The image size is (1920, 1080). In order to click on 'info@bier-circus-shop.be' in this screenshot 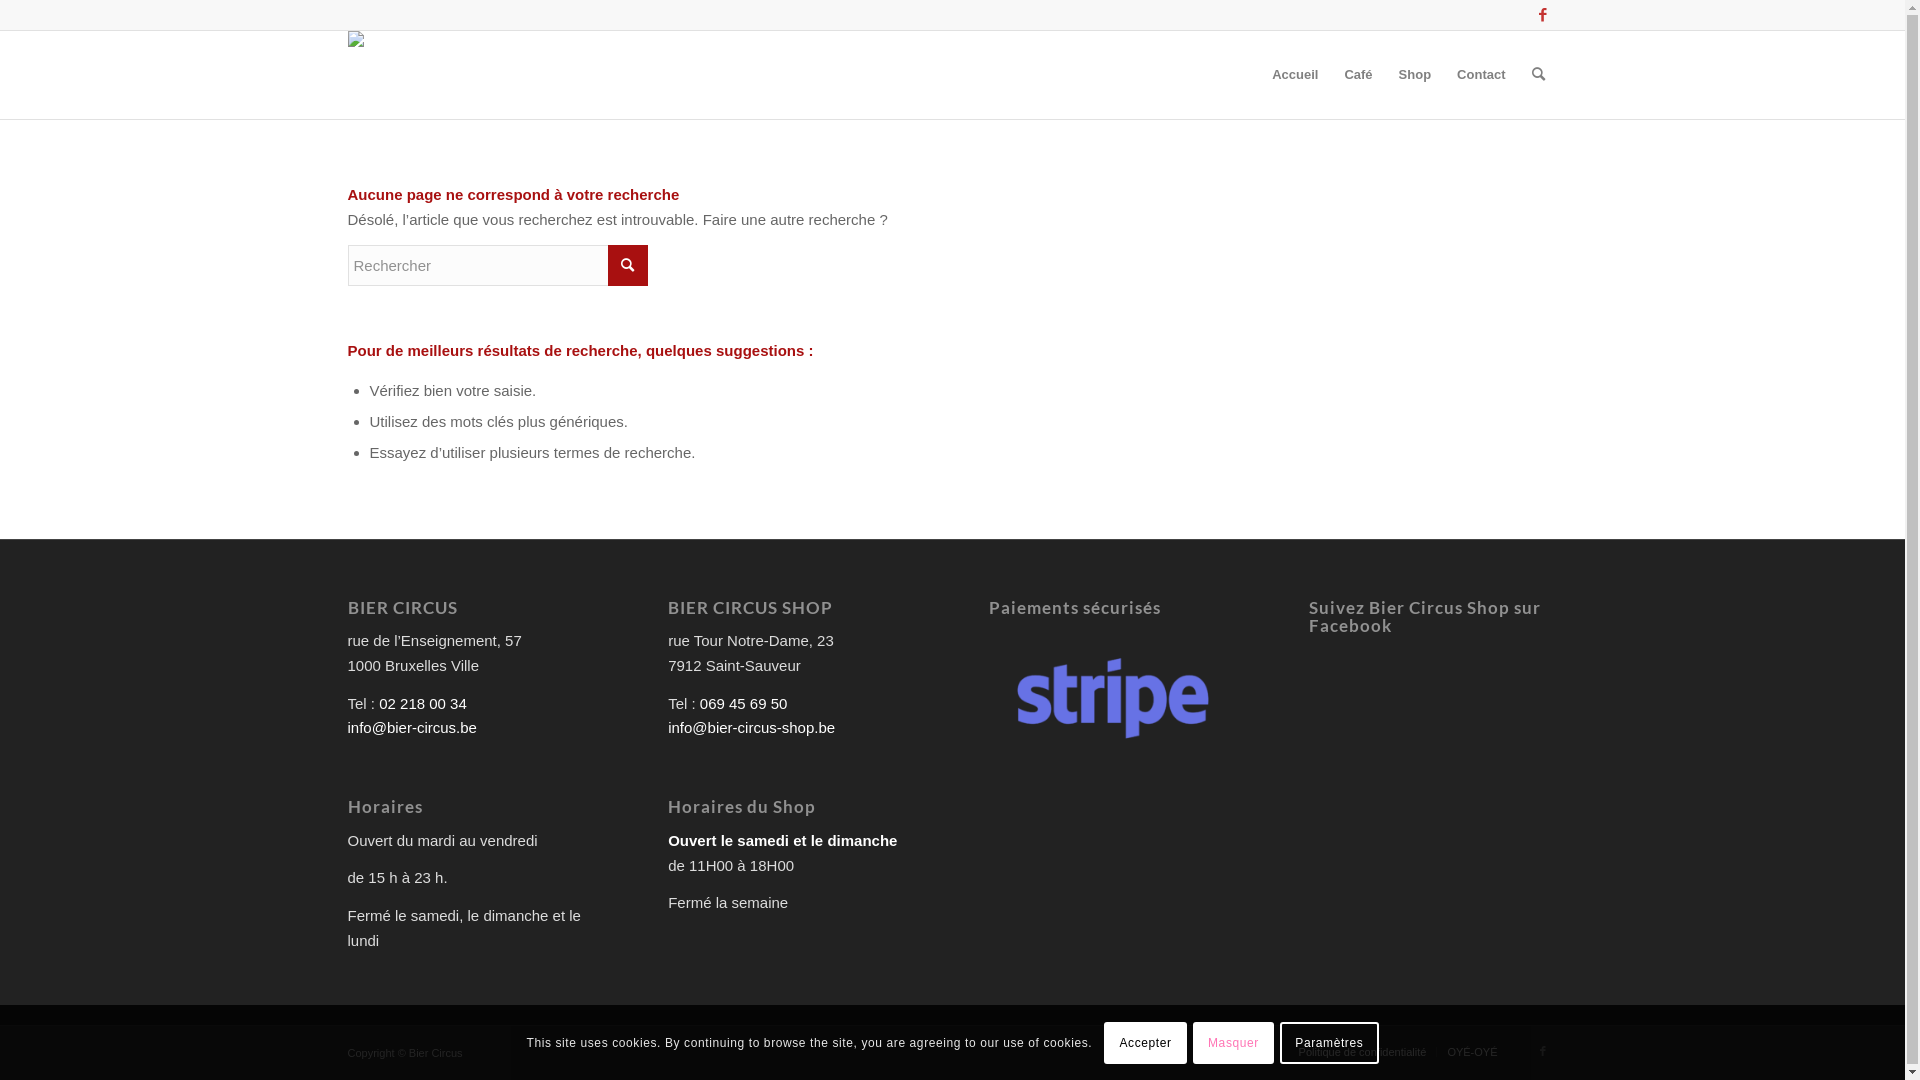, I will do `click(750, 727)`.